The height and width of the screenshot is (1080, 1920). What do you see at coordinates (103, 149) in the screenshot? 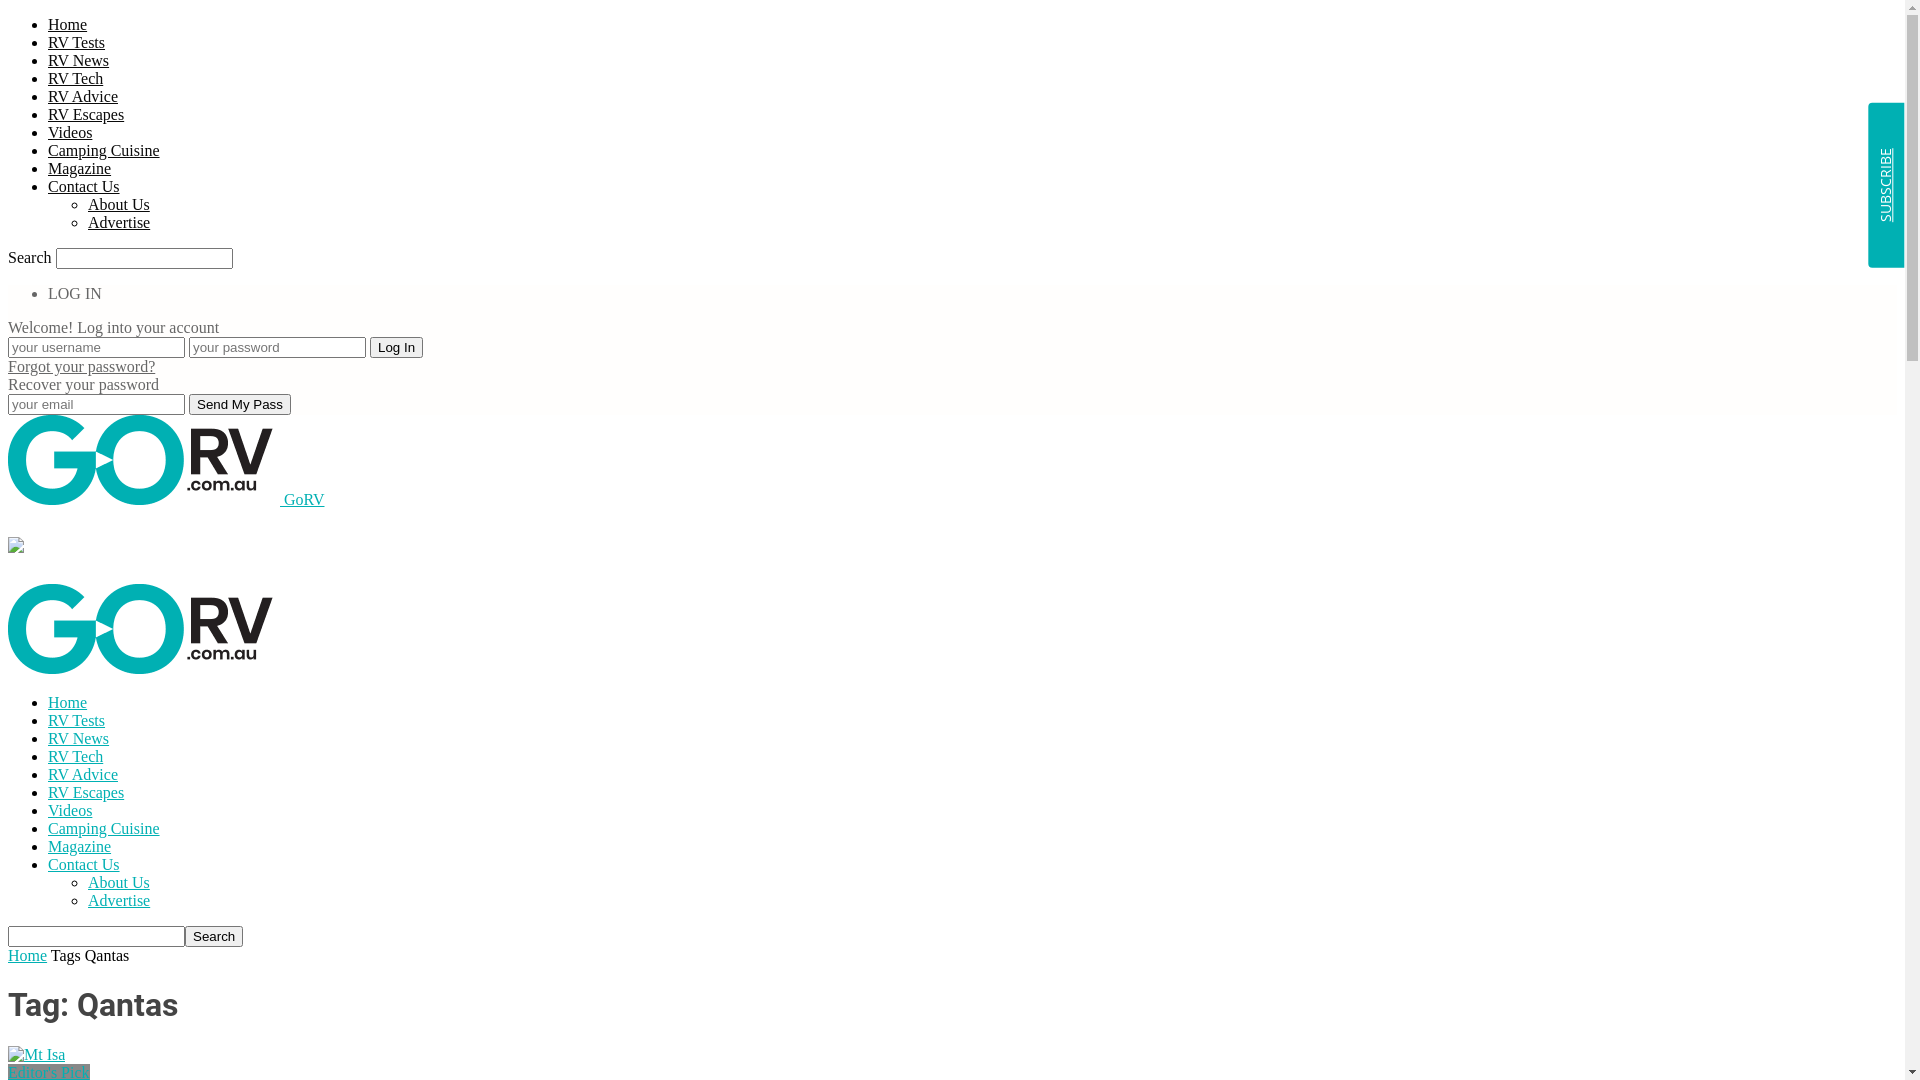
I see `'Camping Cuisine'` at bounding box center [103, 149].